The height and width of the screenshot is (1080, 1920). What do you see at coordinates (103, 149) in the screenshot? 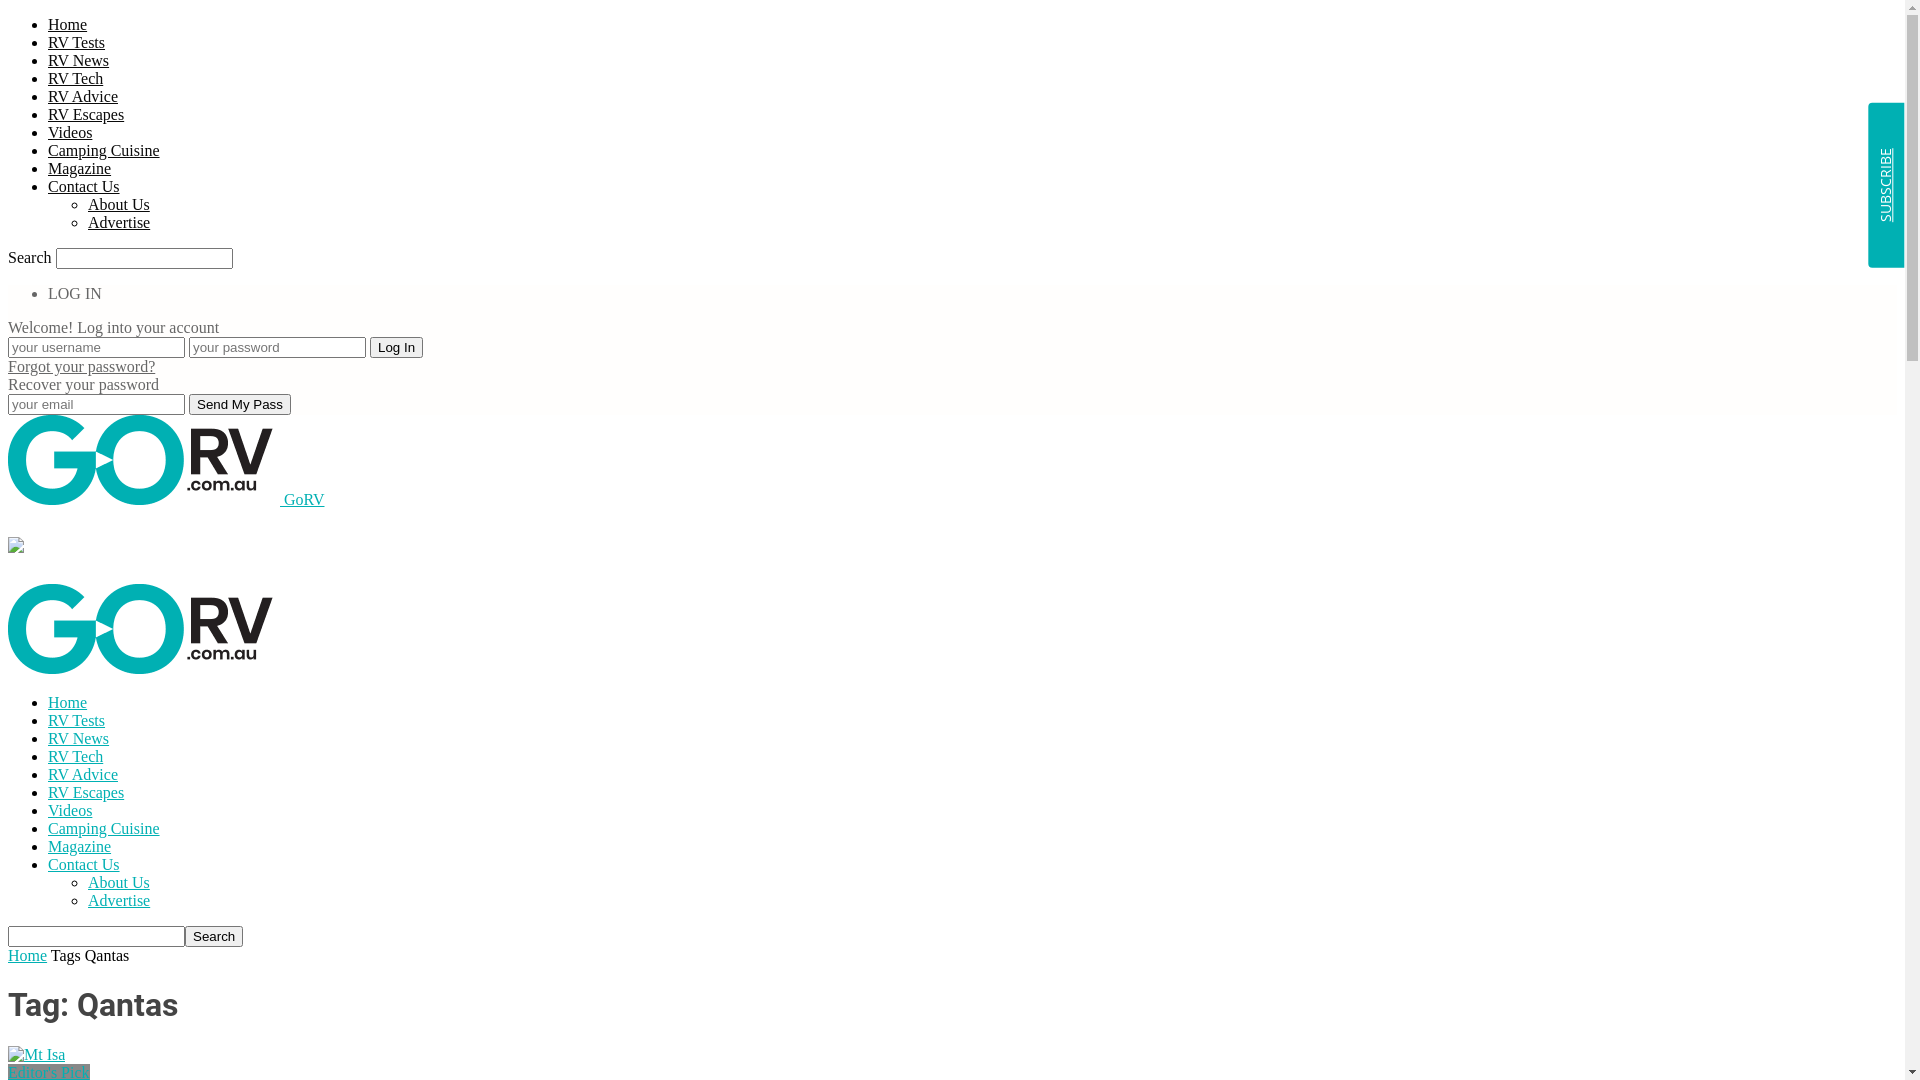
I see `'Camping Cuisine'` at bounding box center [103, 149].